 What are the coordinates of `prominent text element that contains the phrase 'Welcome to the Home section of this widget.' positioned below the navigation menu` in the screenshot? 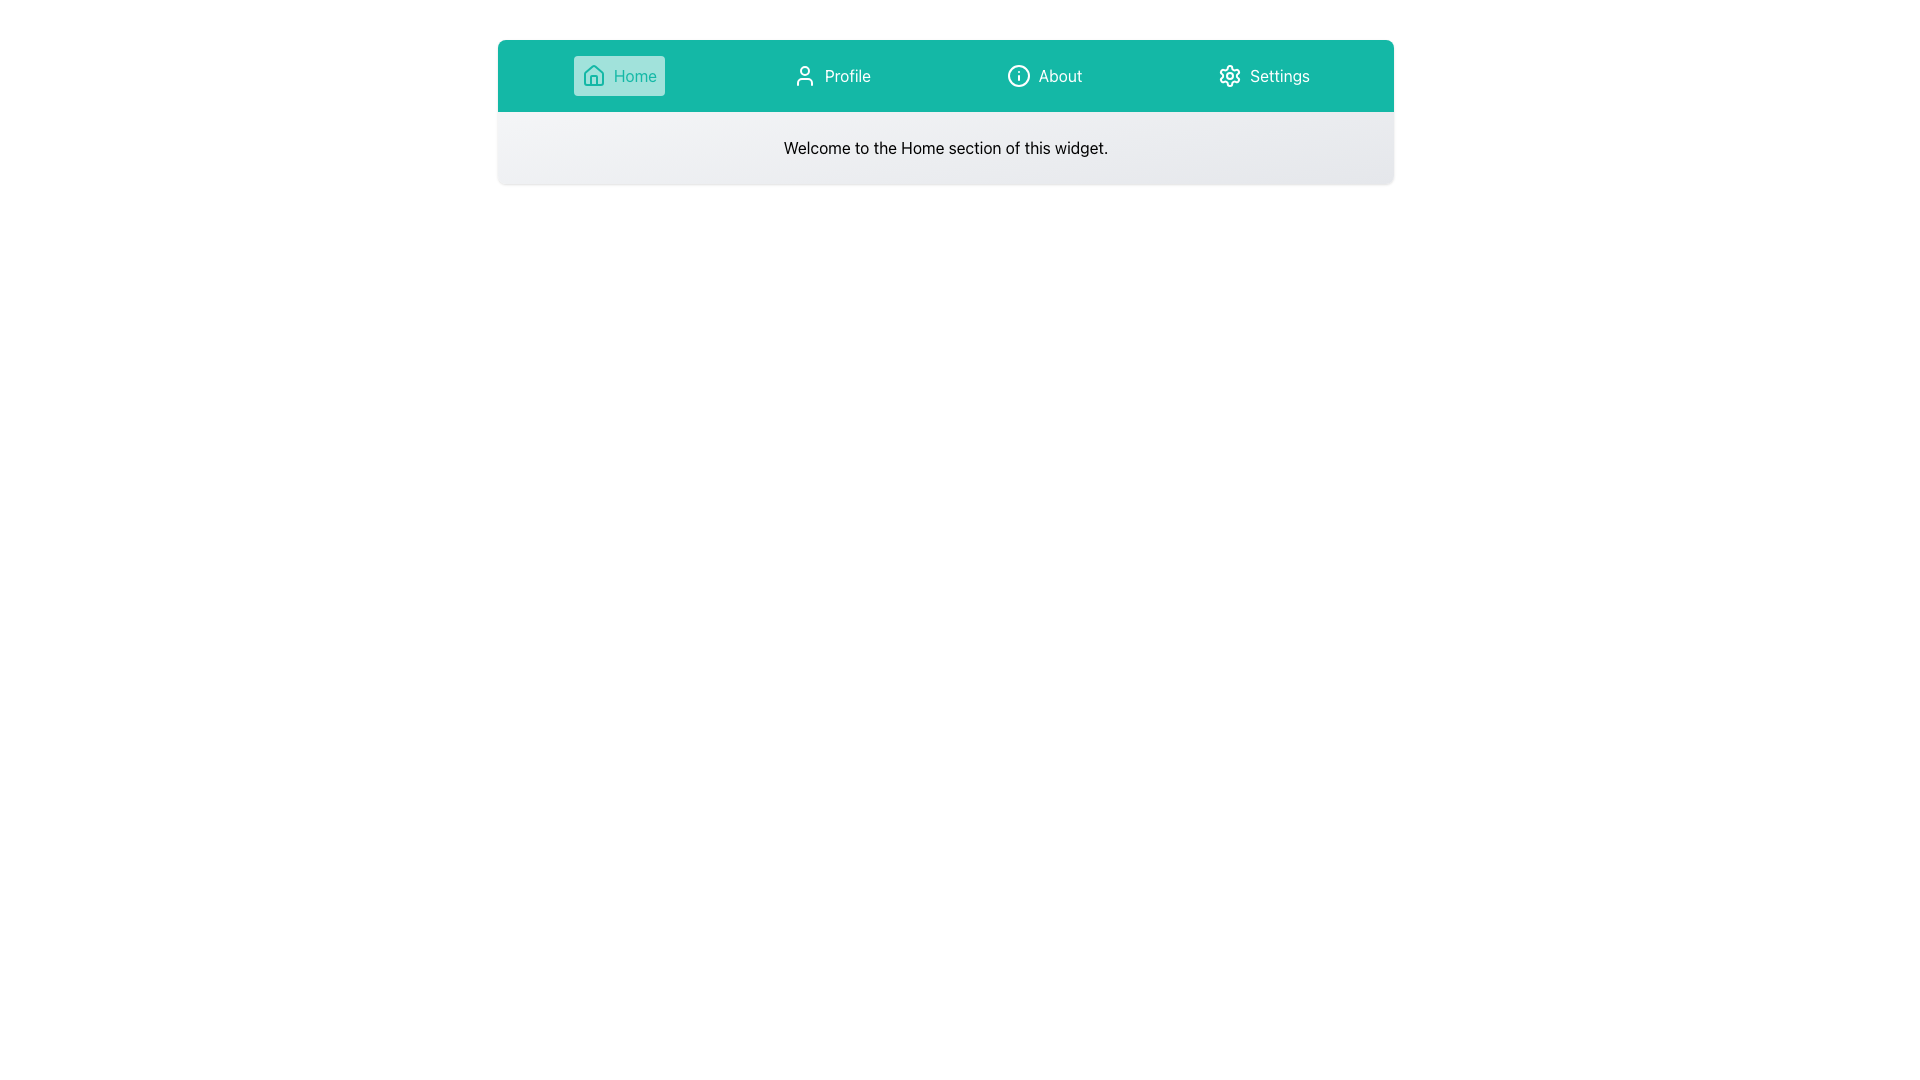 It's located at (944, 146).